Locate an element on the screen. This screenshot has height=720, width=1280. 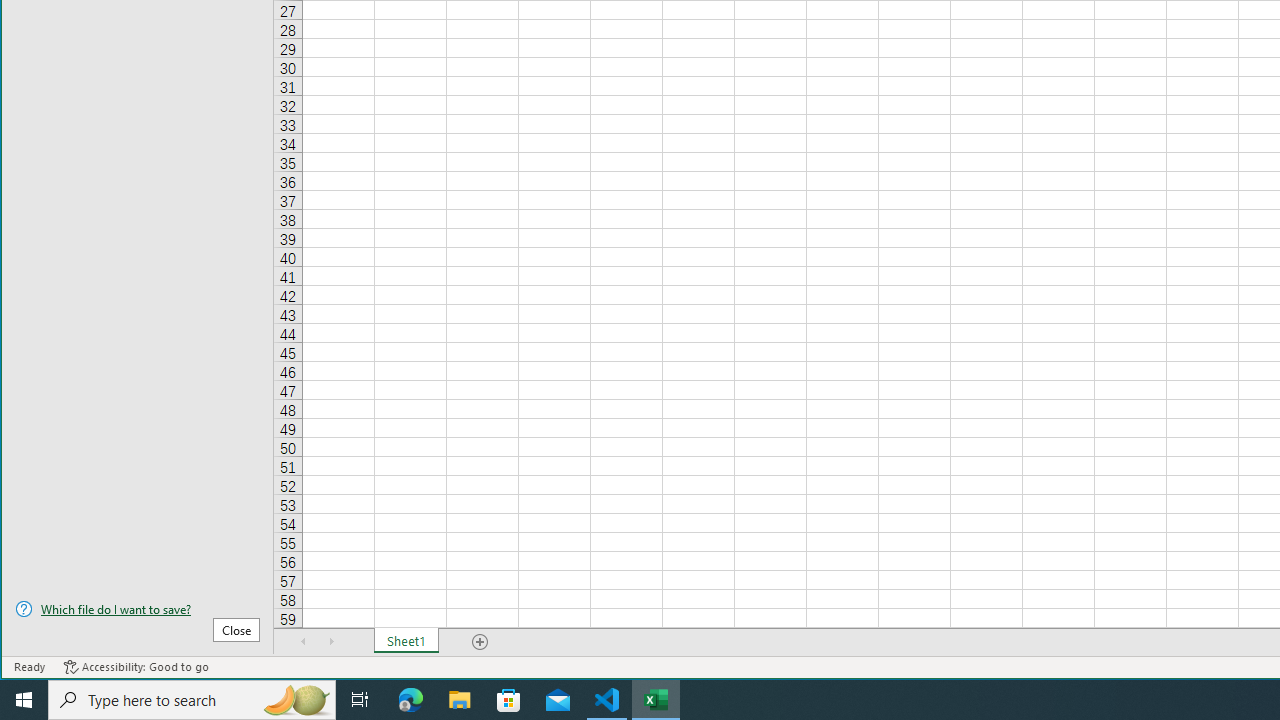
'Microsoft Edge' is located at coordinates (410, 698).